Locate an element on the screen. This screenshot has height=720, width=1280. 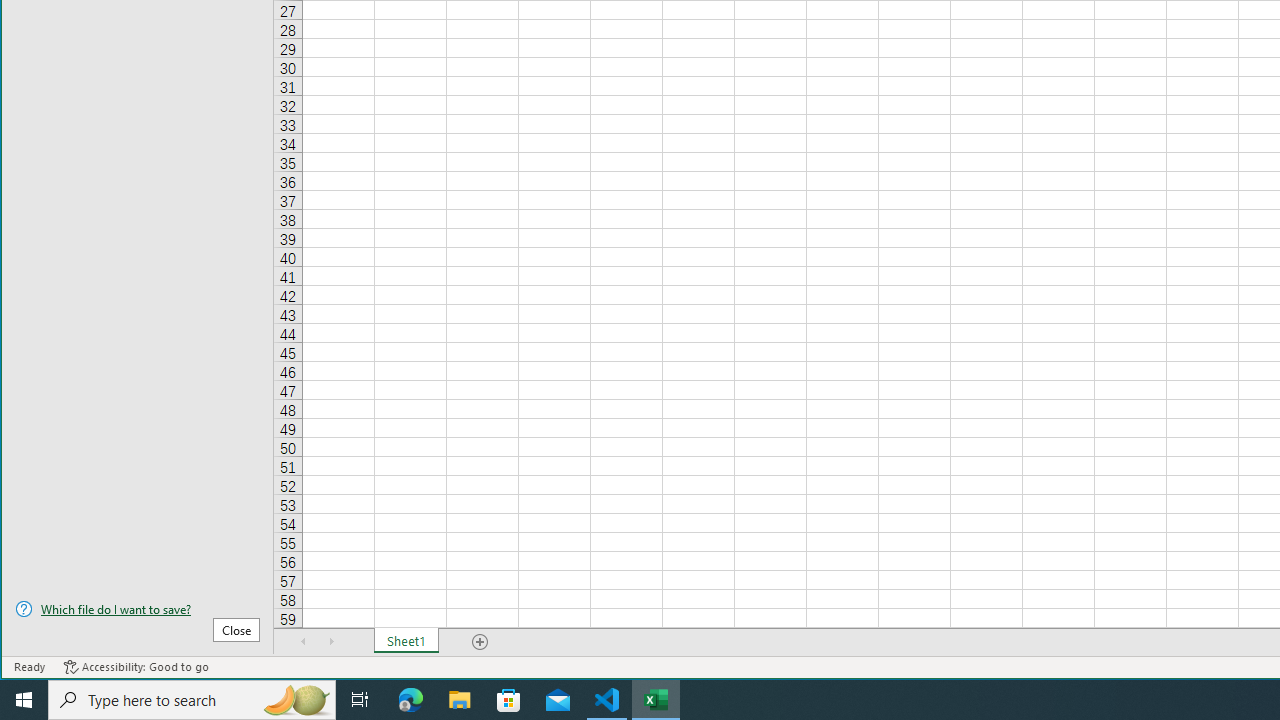
'Microsoft Edge' is located at coordinates (410, 698).